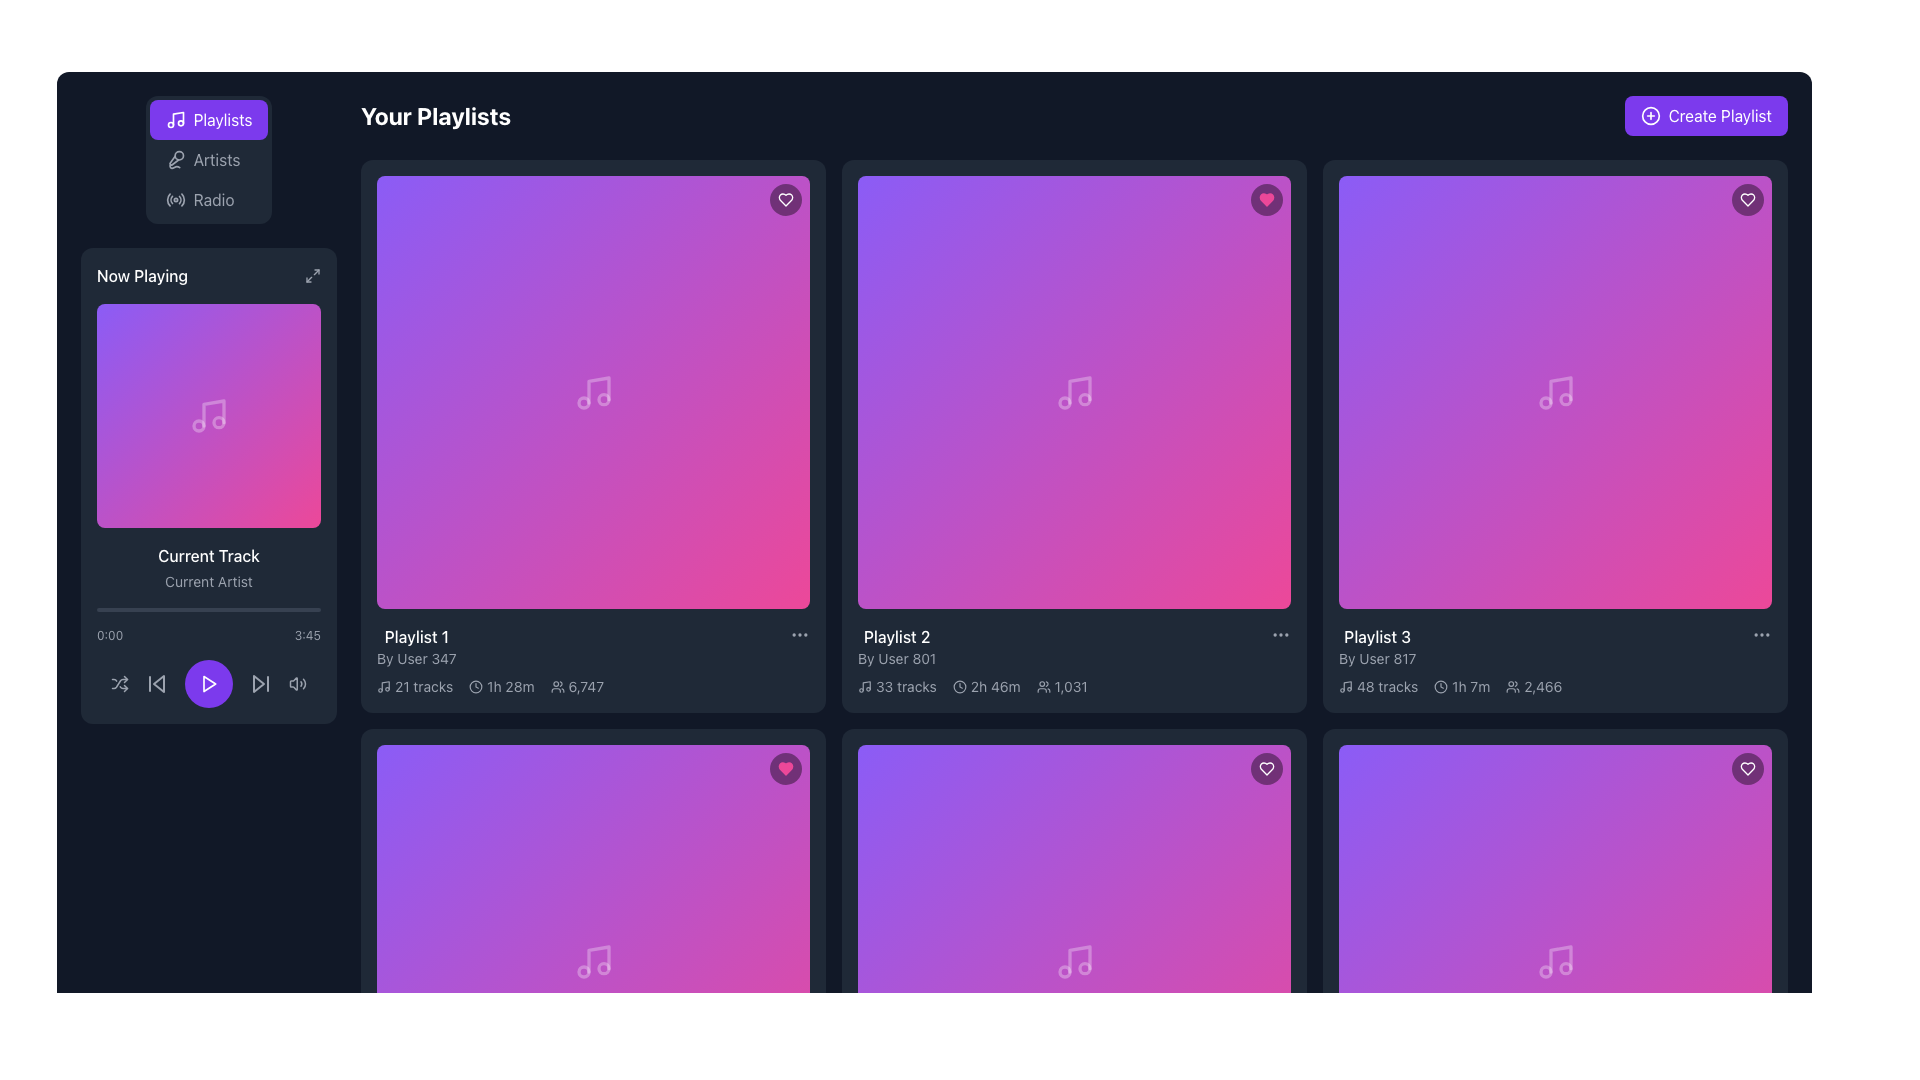 The height and width of the screenshot is (1080, 1920). What do you see at coordinates (222, 119) in the screenshot?
I see `the 'Playlists' text label within the navigation button located` at bounding box center [222, 119].